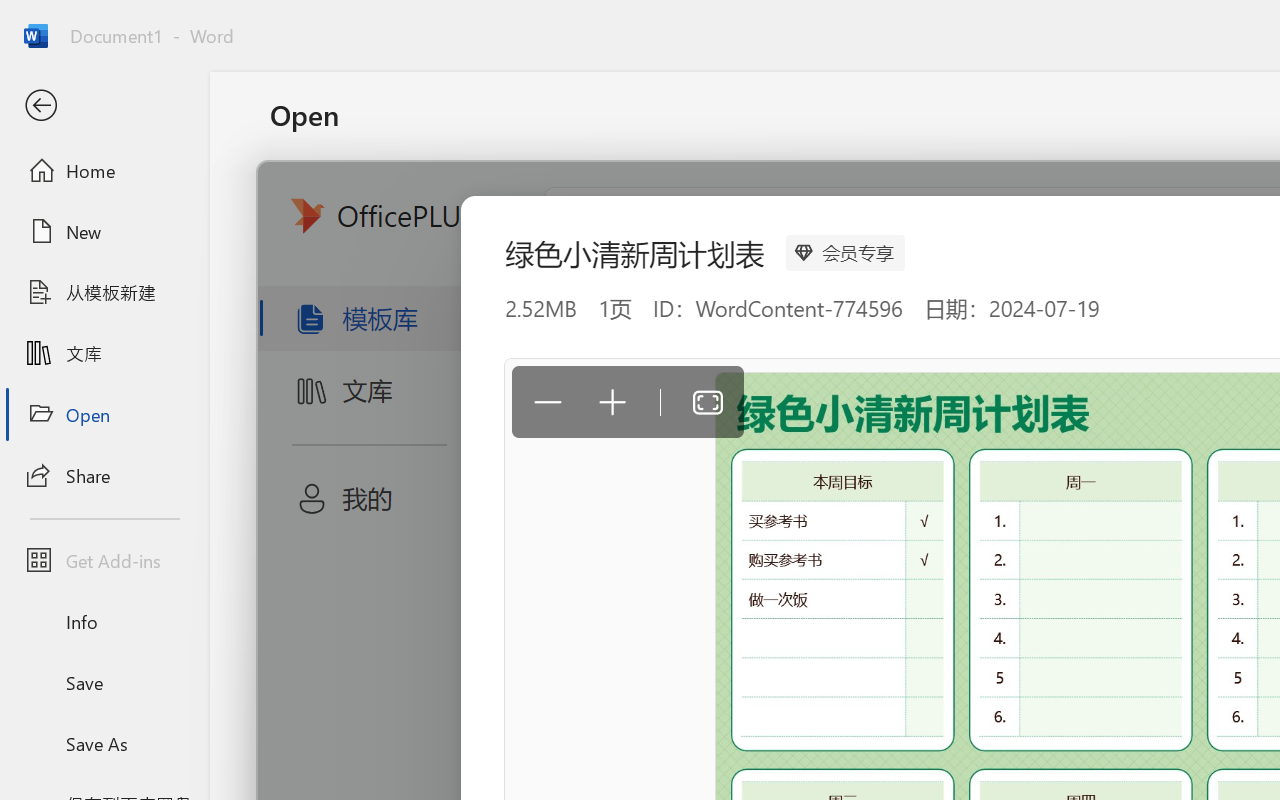 The image size is (1280, 800). What do you see at coordinates (103, 621) in the screenshot?
I see `'Info'` at bounding box center [103, 621].